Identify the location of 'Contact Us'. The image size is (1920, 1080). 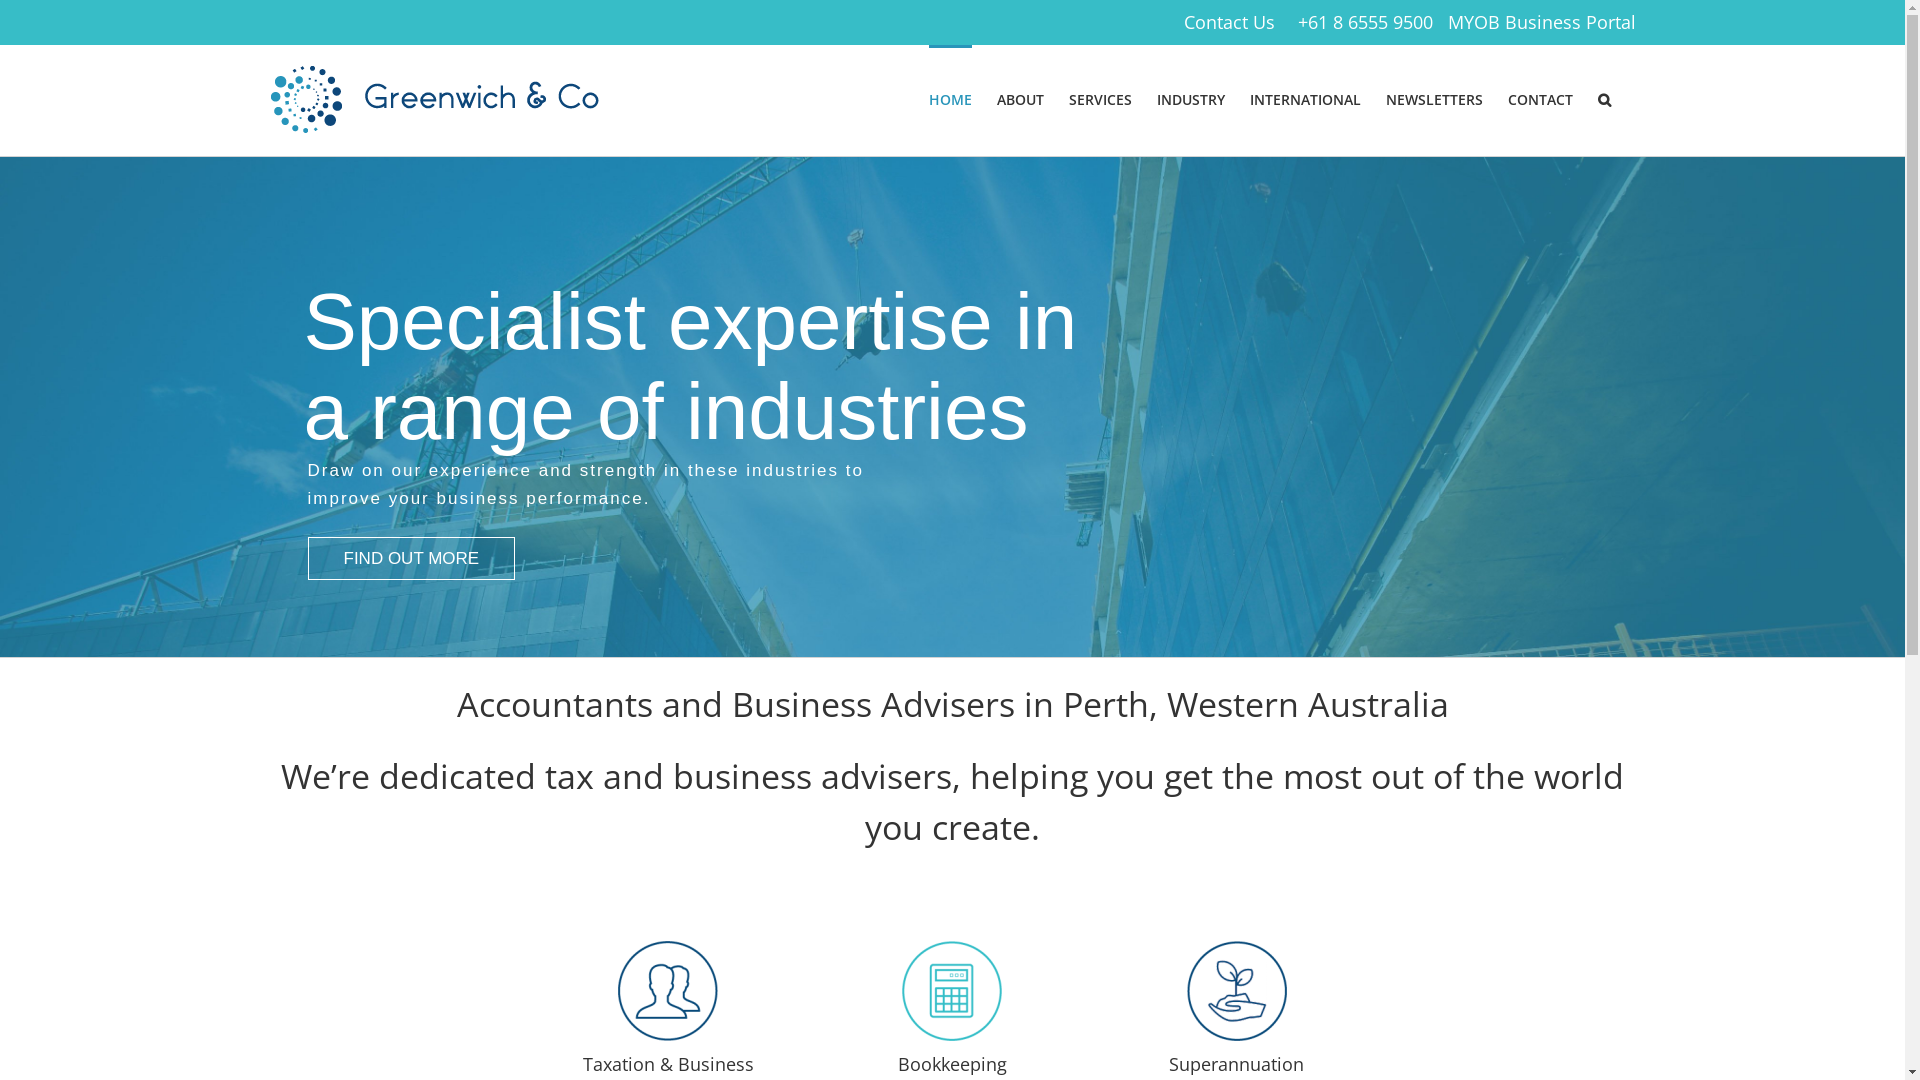
(1228, 22).